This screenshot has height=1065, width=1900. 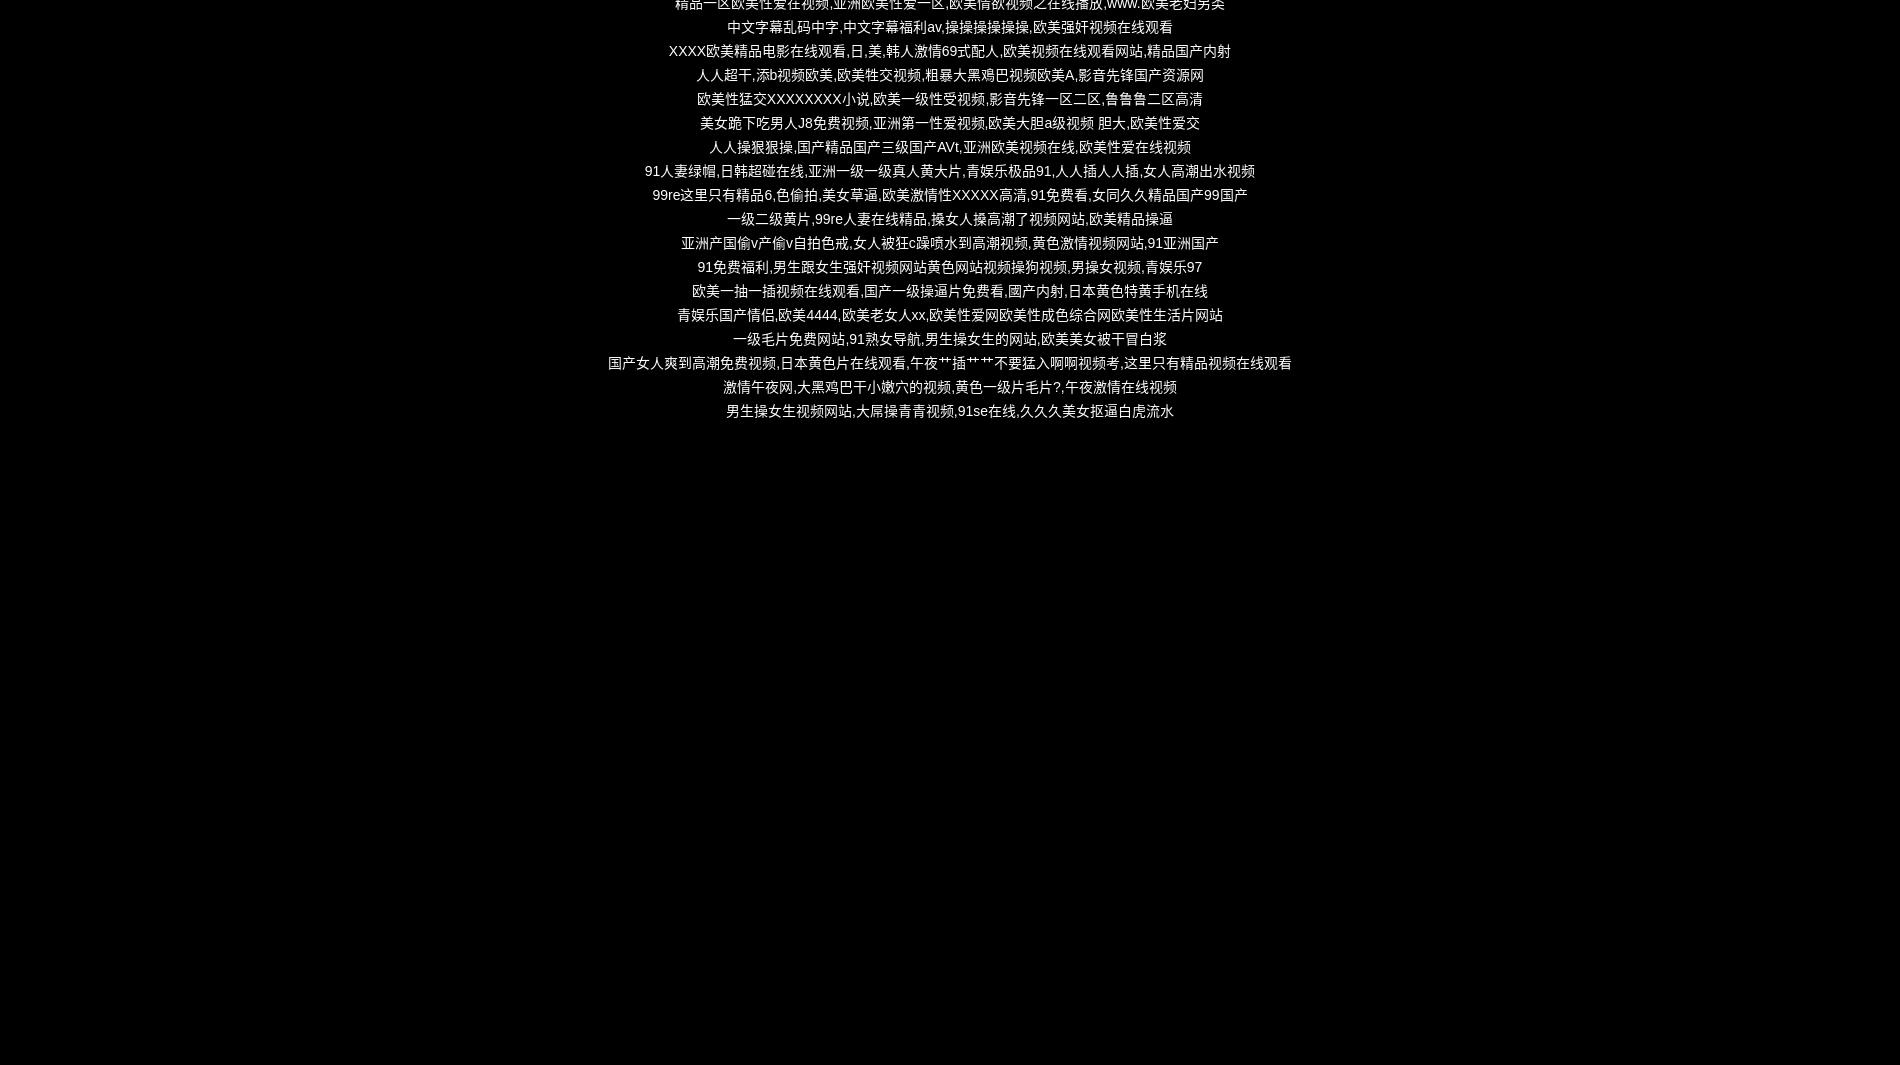 What do you see at coordinates (948, 337) in the screenshot?
I see `'一级毛片免费网站,91熟女导航,男生操女生的网站,欧美美女被干冒白浆'` at bounding box center [948, 337].